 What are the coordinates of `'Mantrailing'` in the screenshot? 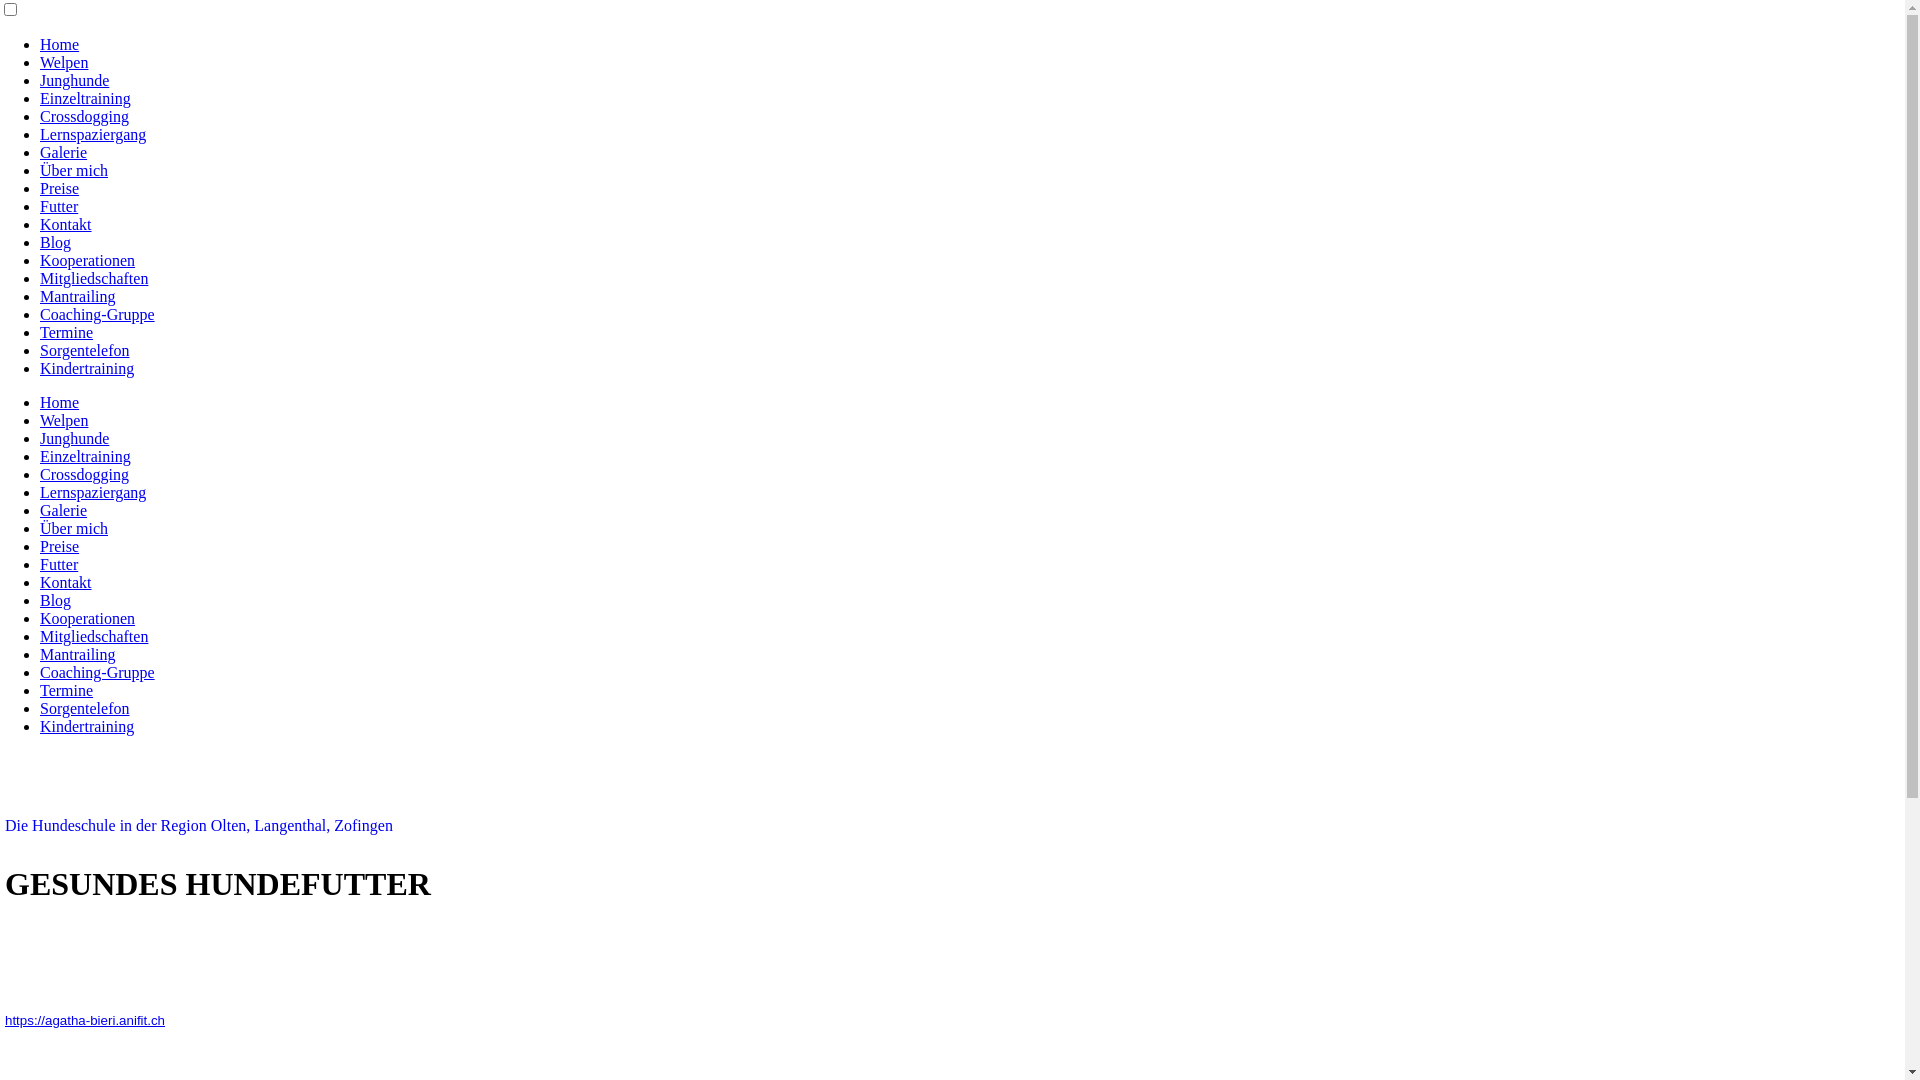 It's located at (77, 296).